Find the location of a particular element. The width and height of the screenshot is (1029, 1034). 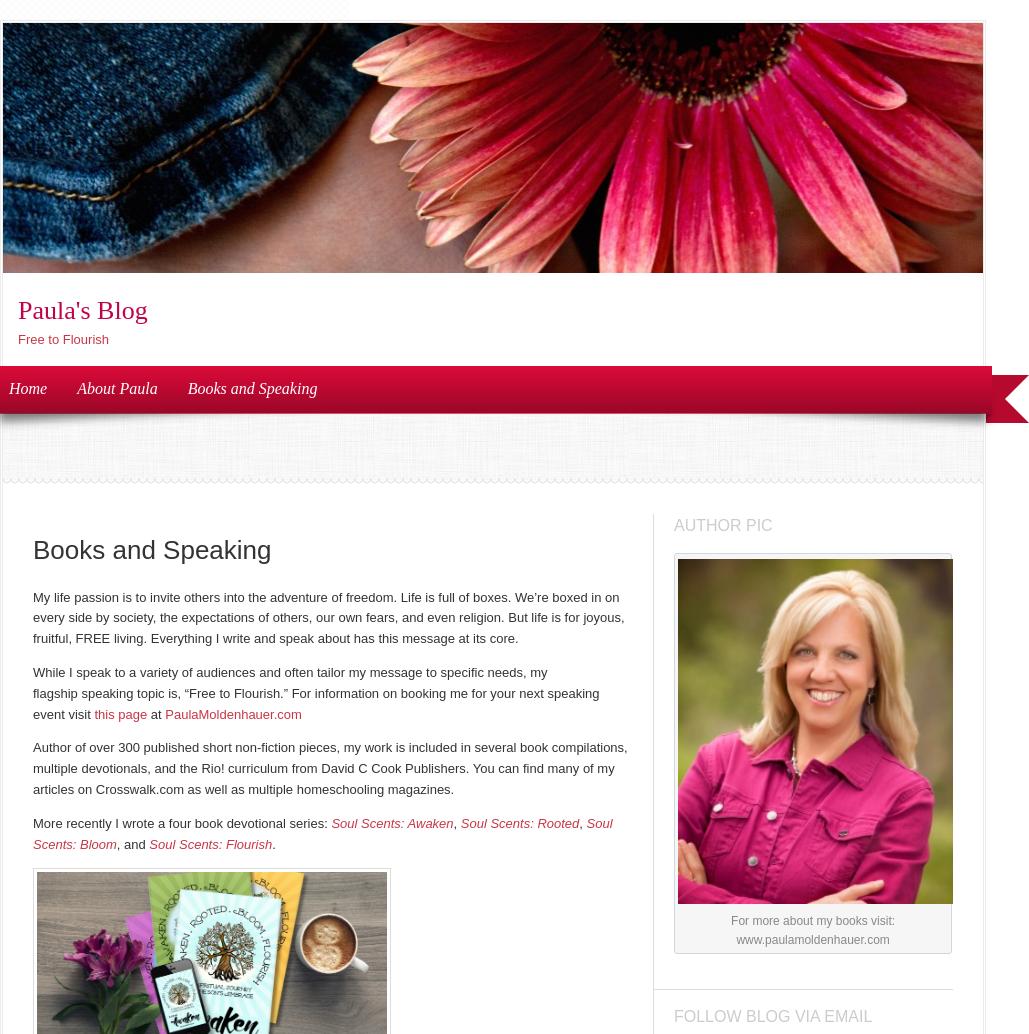

'Author of over 300 published short non-fiction pieces, my work is included in several book compilations, multiple devotionals, and the Rio! curriculum from David C Cook Publishers. You can find many of my articles on Crosswalk.com as well as multiple homeschooling magazines.' is located at coordinates (33, 767).